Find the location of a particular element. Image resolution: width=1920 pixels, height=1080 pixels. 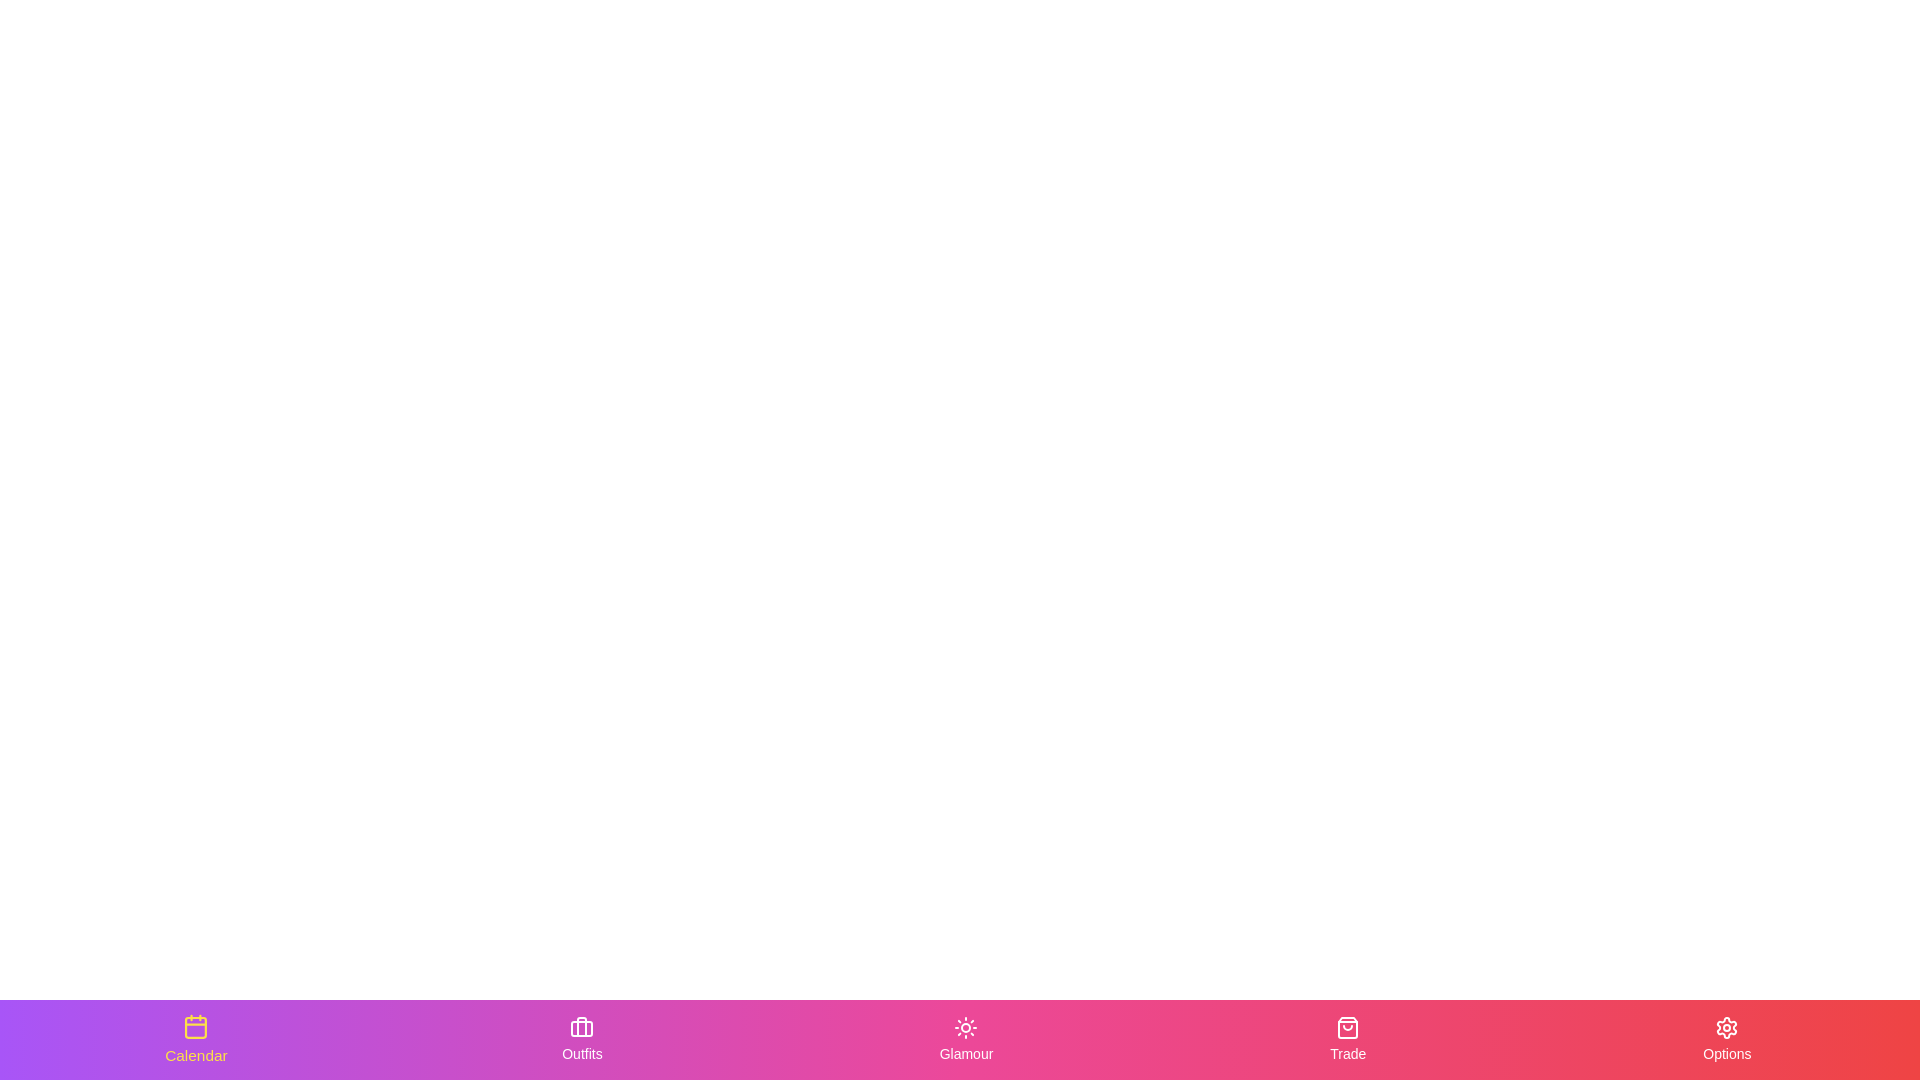

the tab labeled Options to observe its hover effect is located at coordinates (1726, 1039).